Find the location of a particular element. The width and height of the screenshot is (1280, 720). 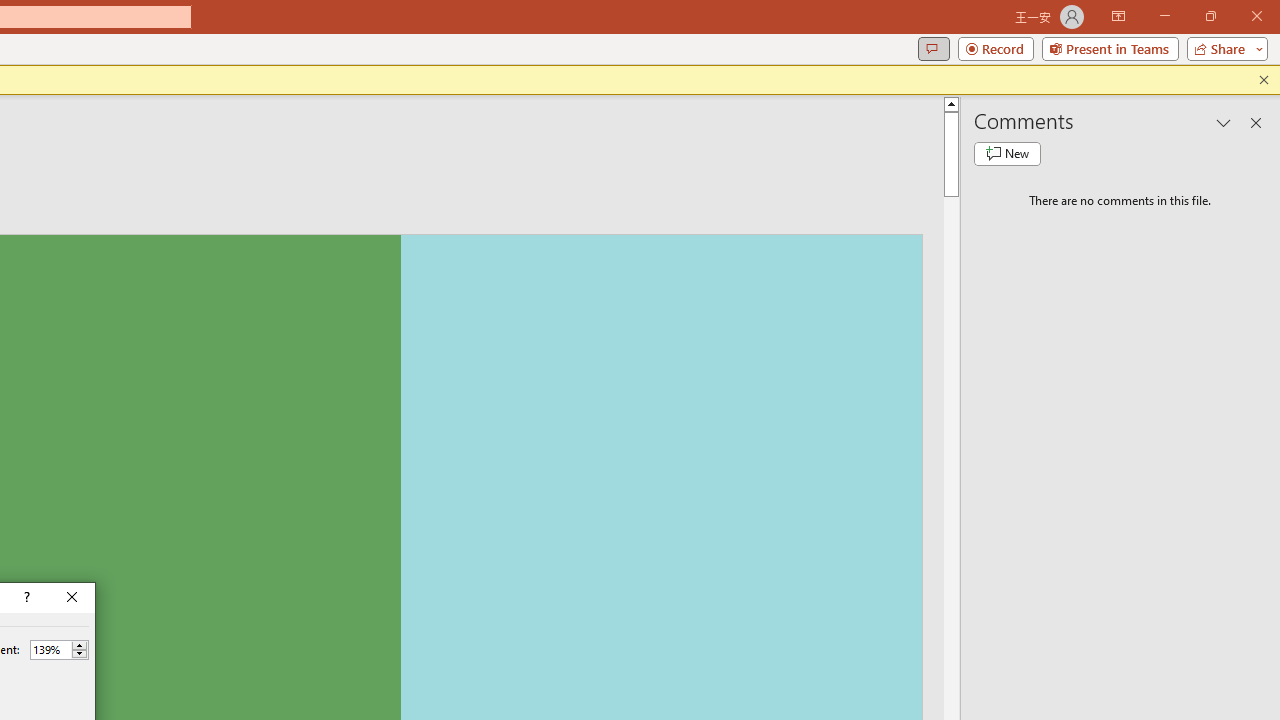

'Comments' is located at coordinates (932, 47).